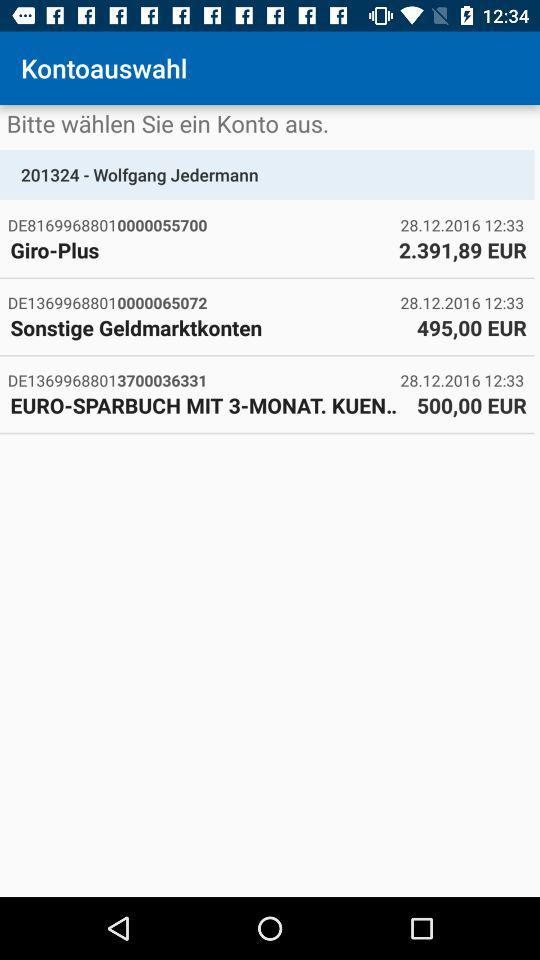 The height and width of the screenshot is (960, 540). I want to click on the item below de81699688010000055700, so click(199, 249).